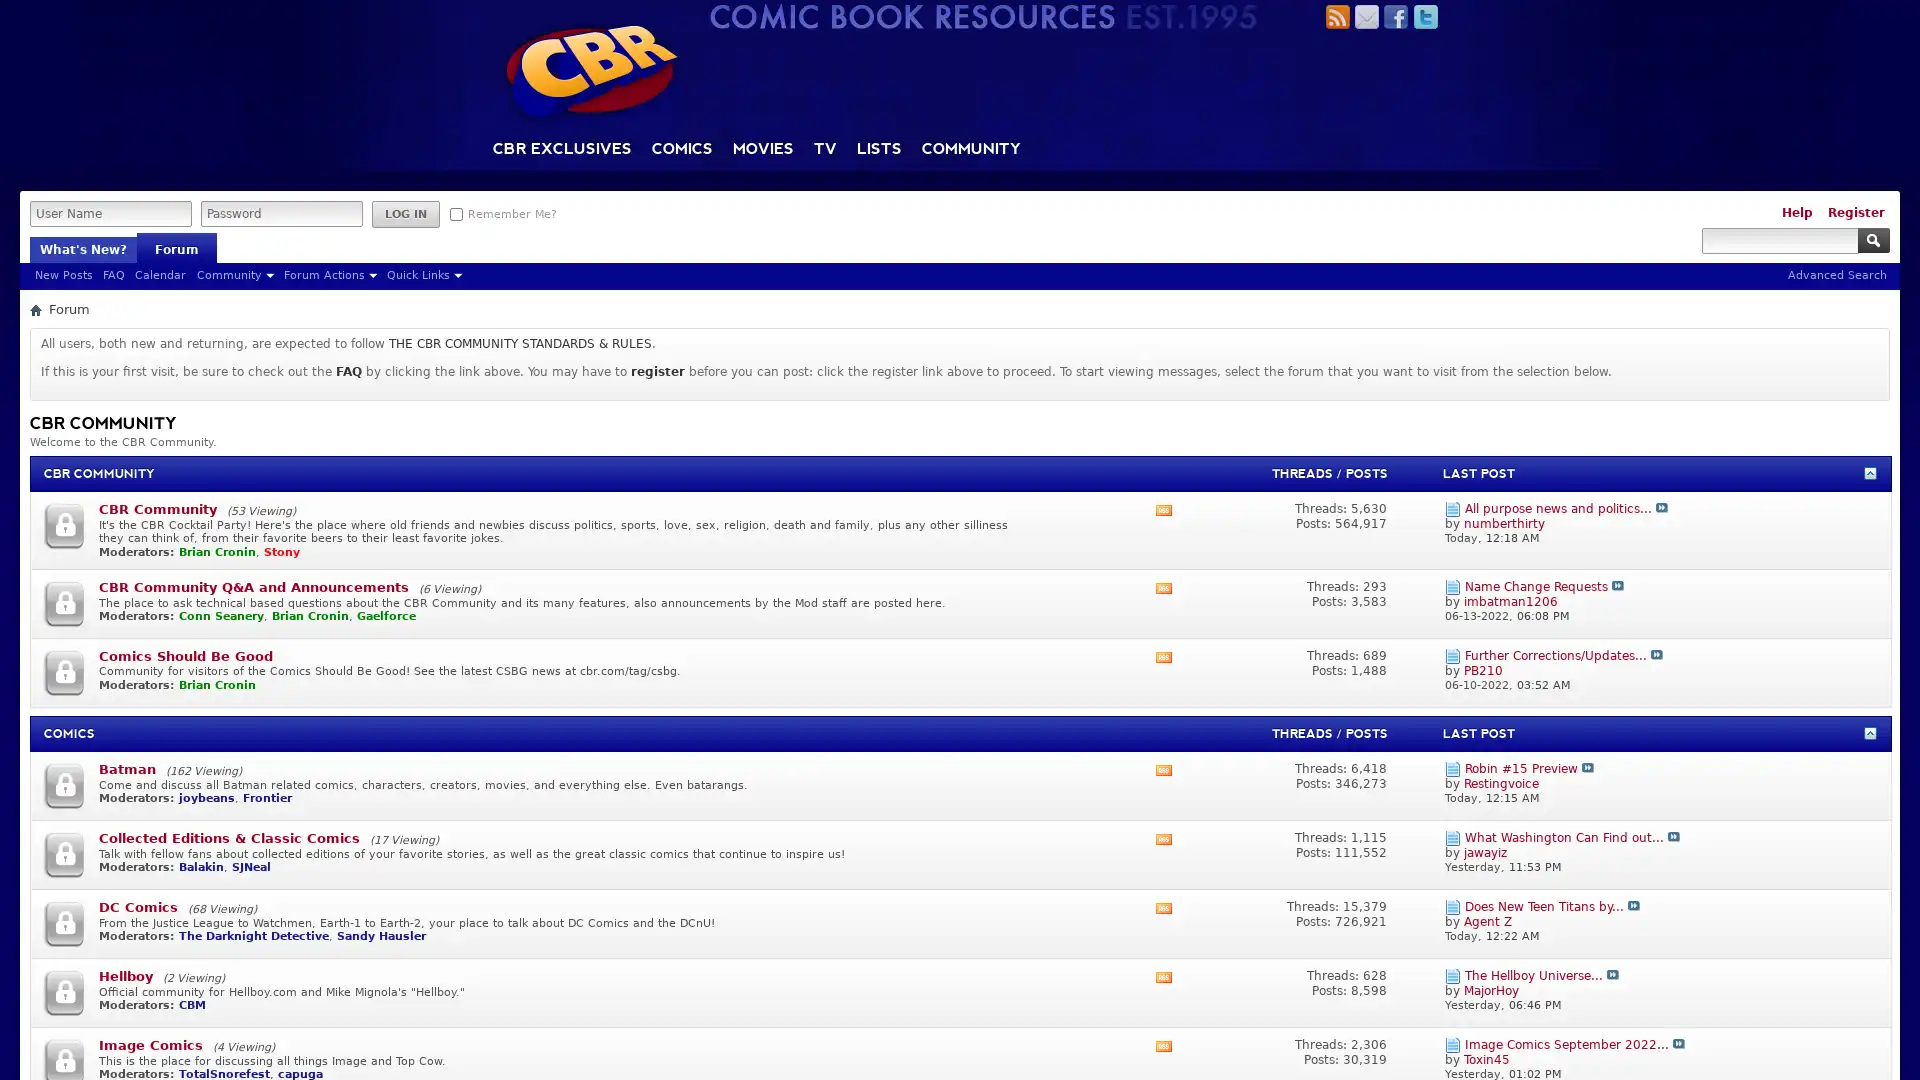 This screenshot has height=1080, width=1920. What do you see at coordinates (405, 214) in the screenshot?
I see `Log in` at bounding box center [405, 214].